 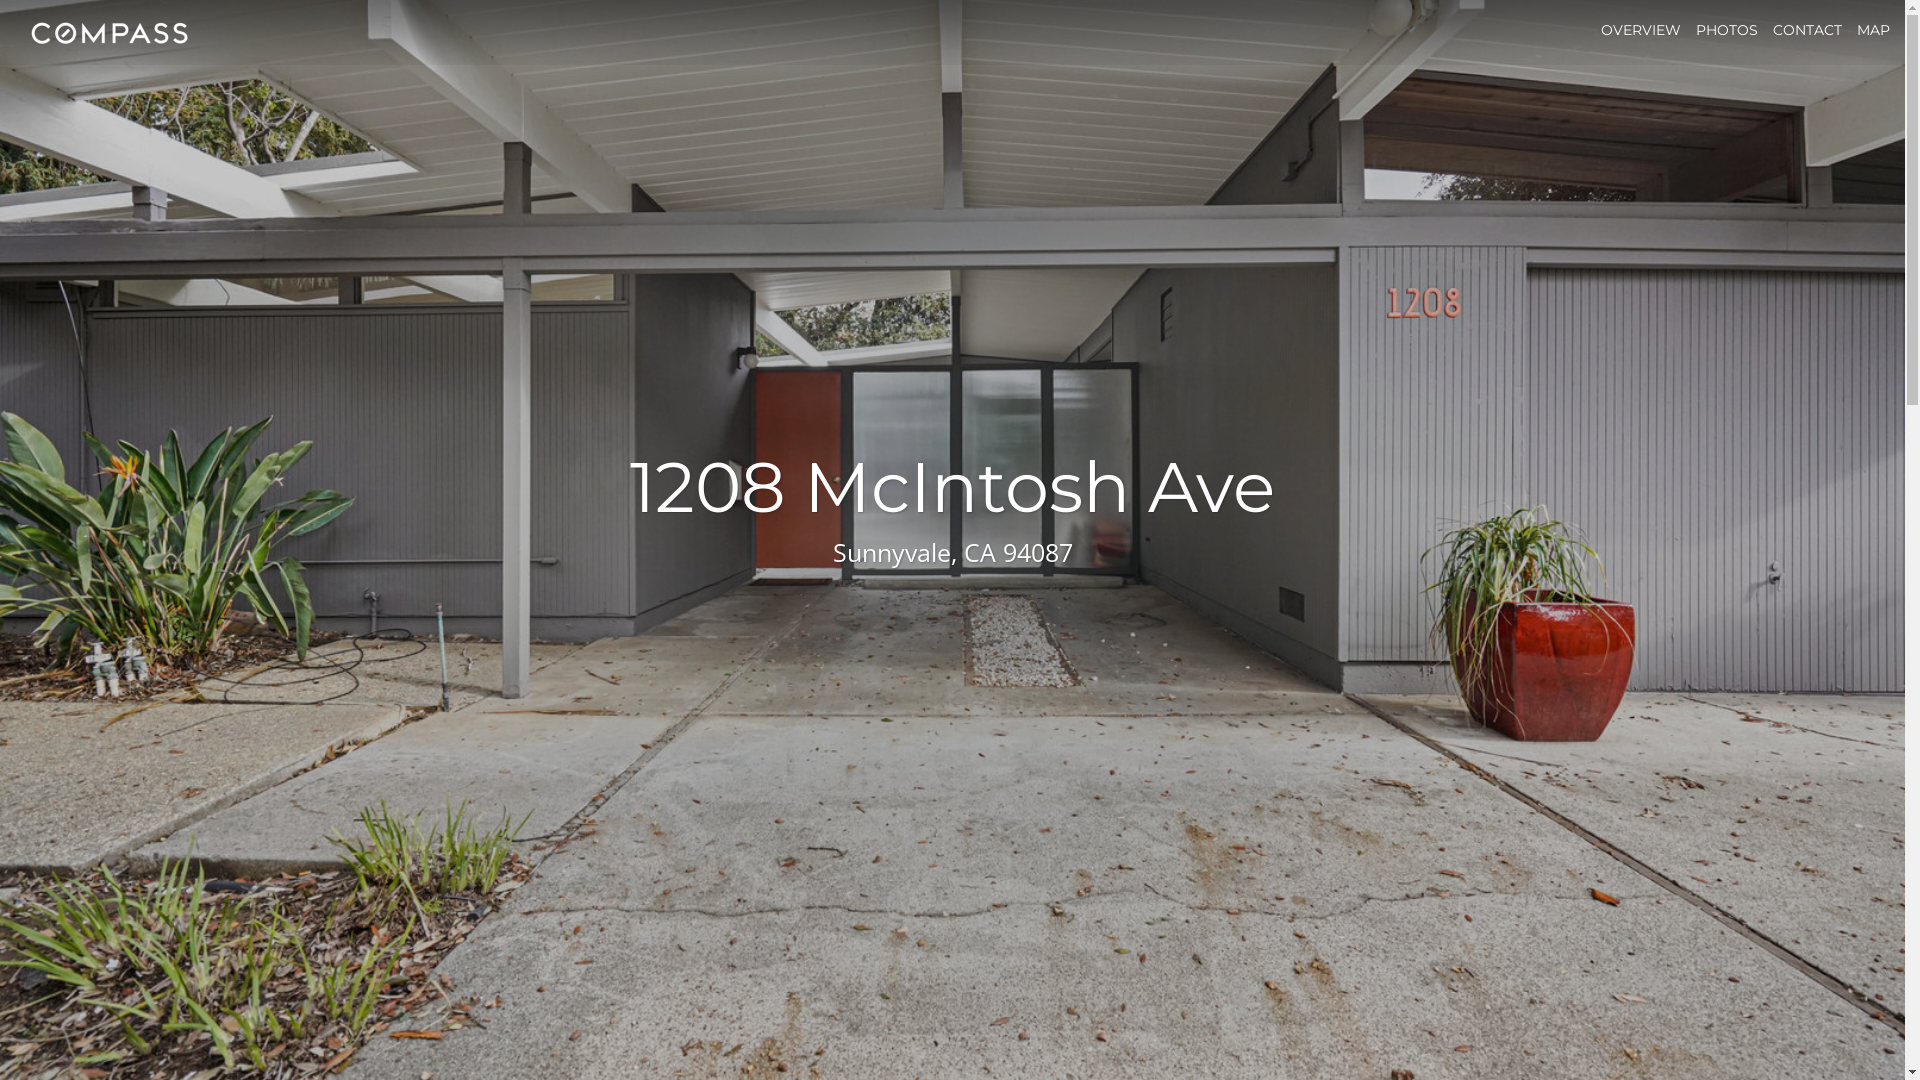 What do you see at coordinates (1856, 30) in the screenshot?
I see `'MAP'` at bounding box center [1856, 30].